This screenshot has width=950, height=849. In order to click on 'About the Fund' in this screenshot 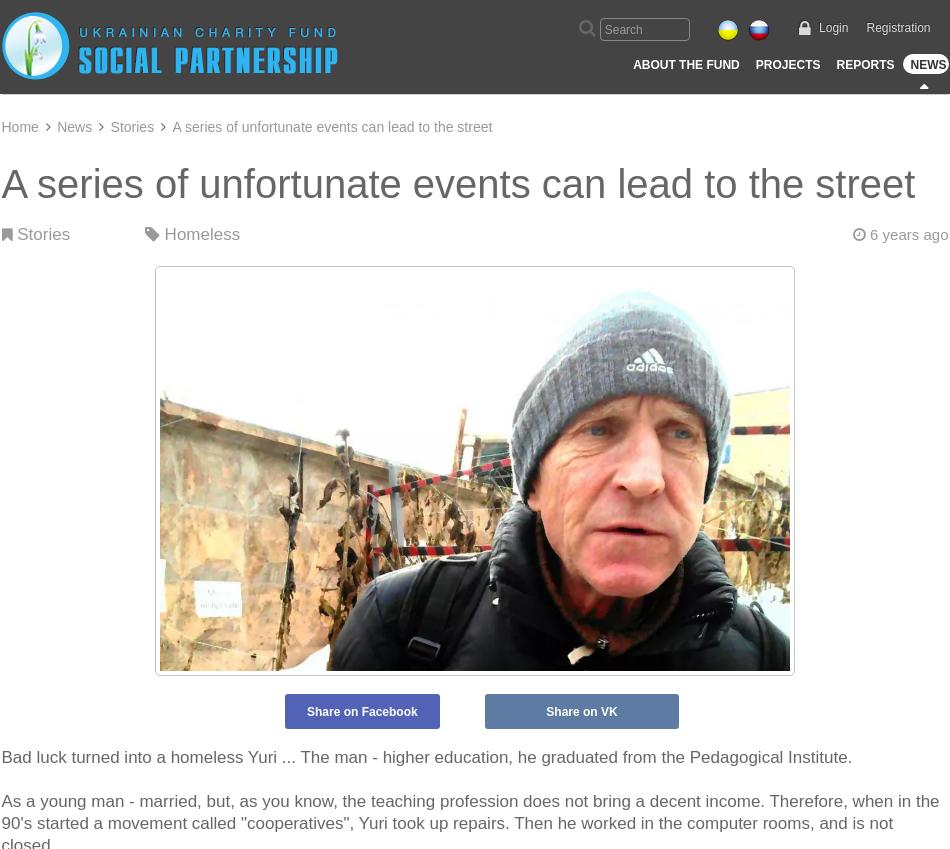, I will do `click(685, 65)`.